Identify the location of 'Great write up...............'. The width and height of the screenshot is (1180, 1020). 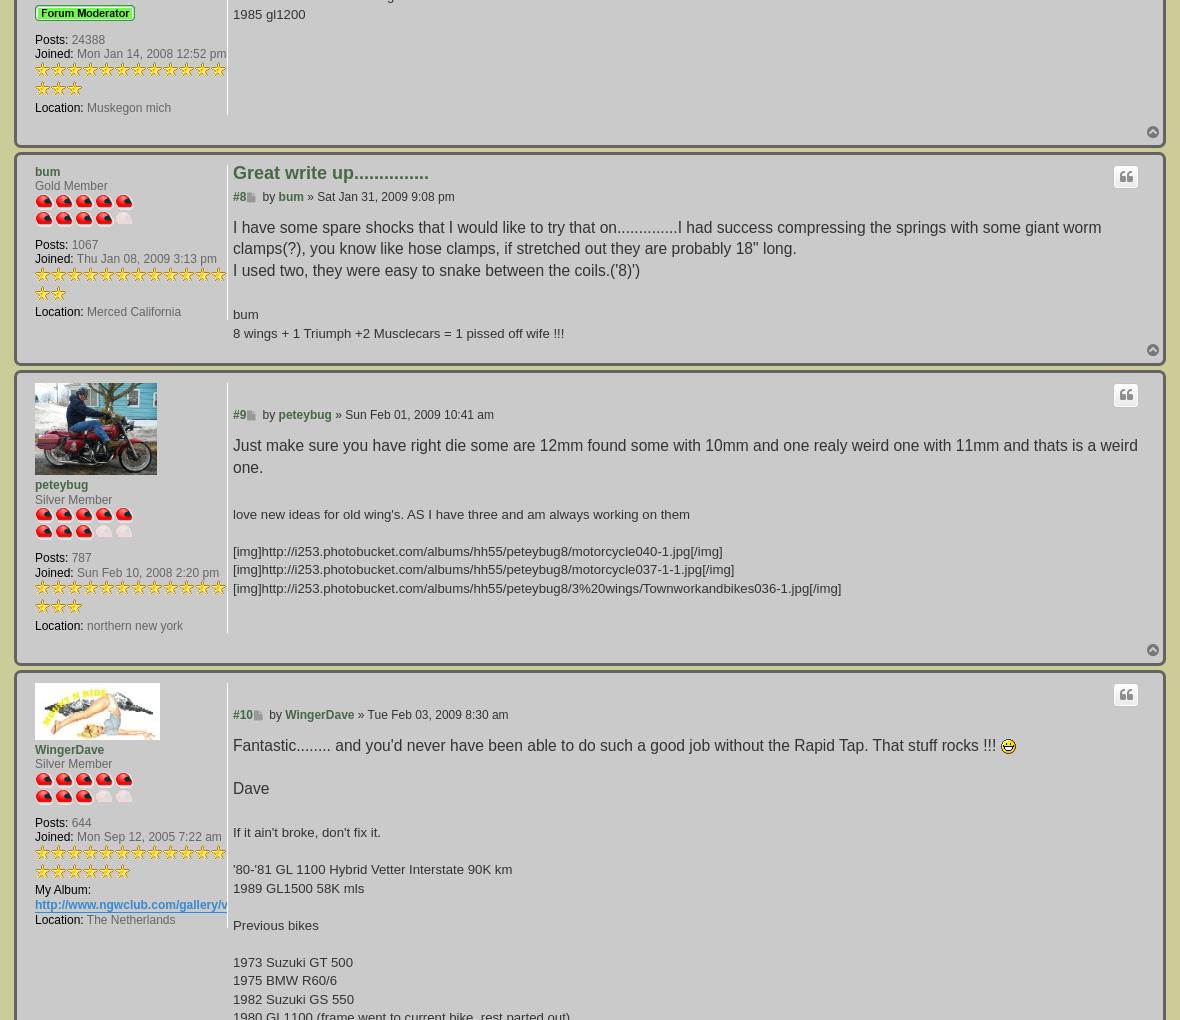
(329, 171).